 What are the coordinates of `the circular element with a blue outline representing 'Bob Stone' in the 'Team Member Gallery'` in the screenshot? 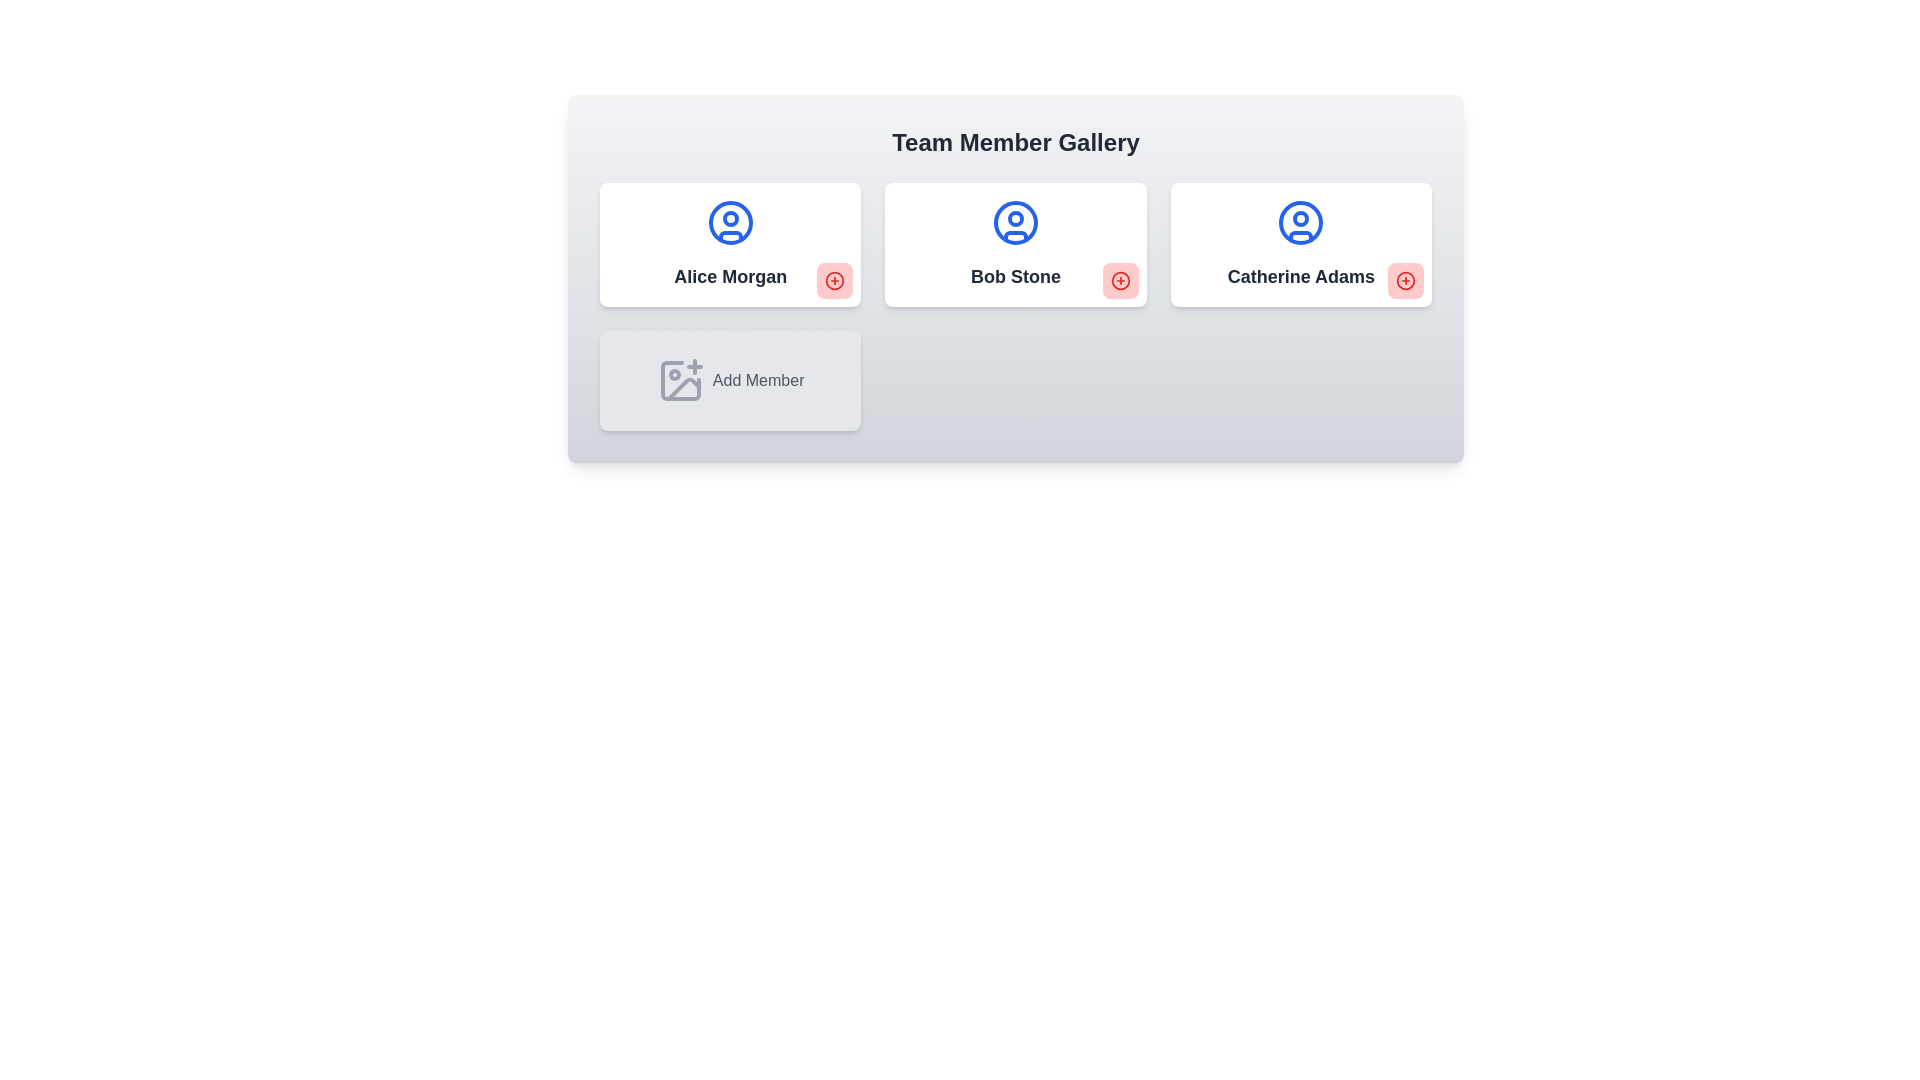 It's located at (1016, 223).